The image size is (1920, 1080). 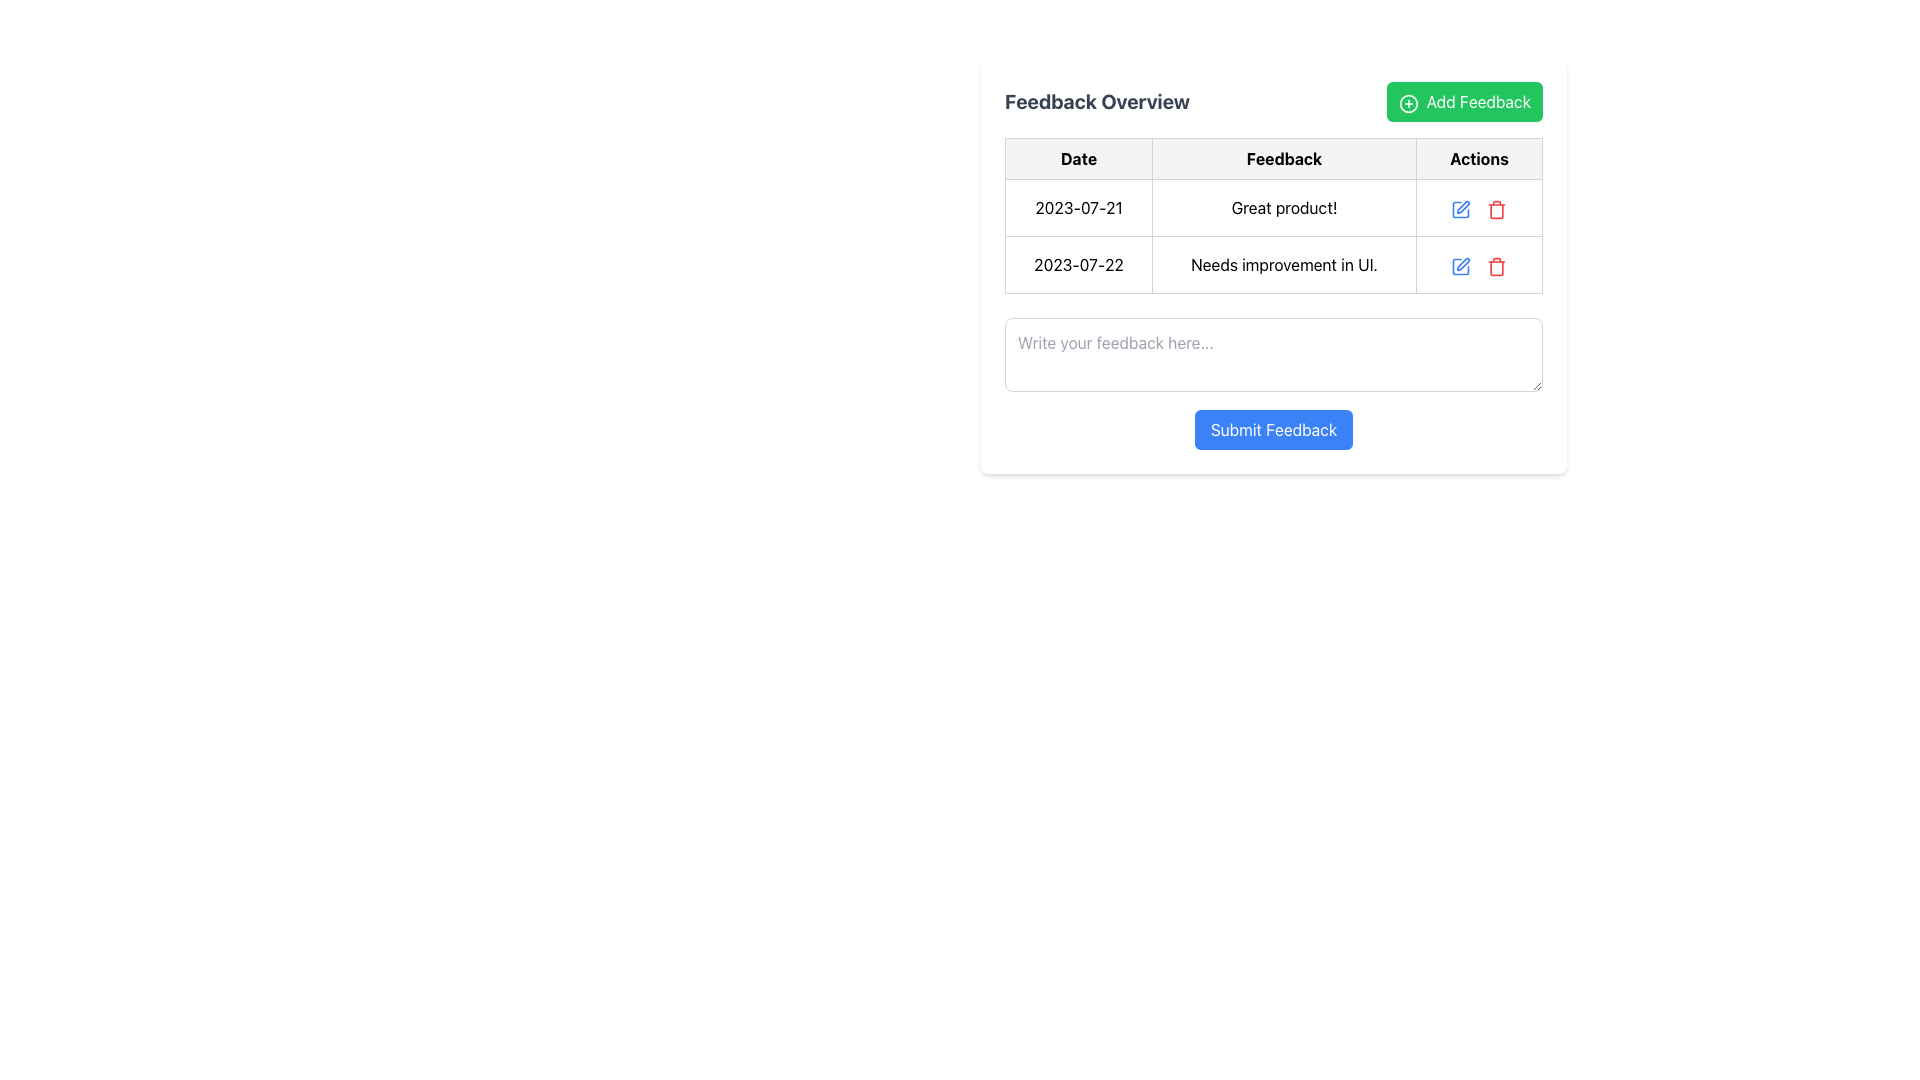 I want to click on the edit icon located in the 'Actions' column of the second row in the 'Feedback Overview' section, so click(x=1461, y=265).